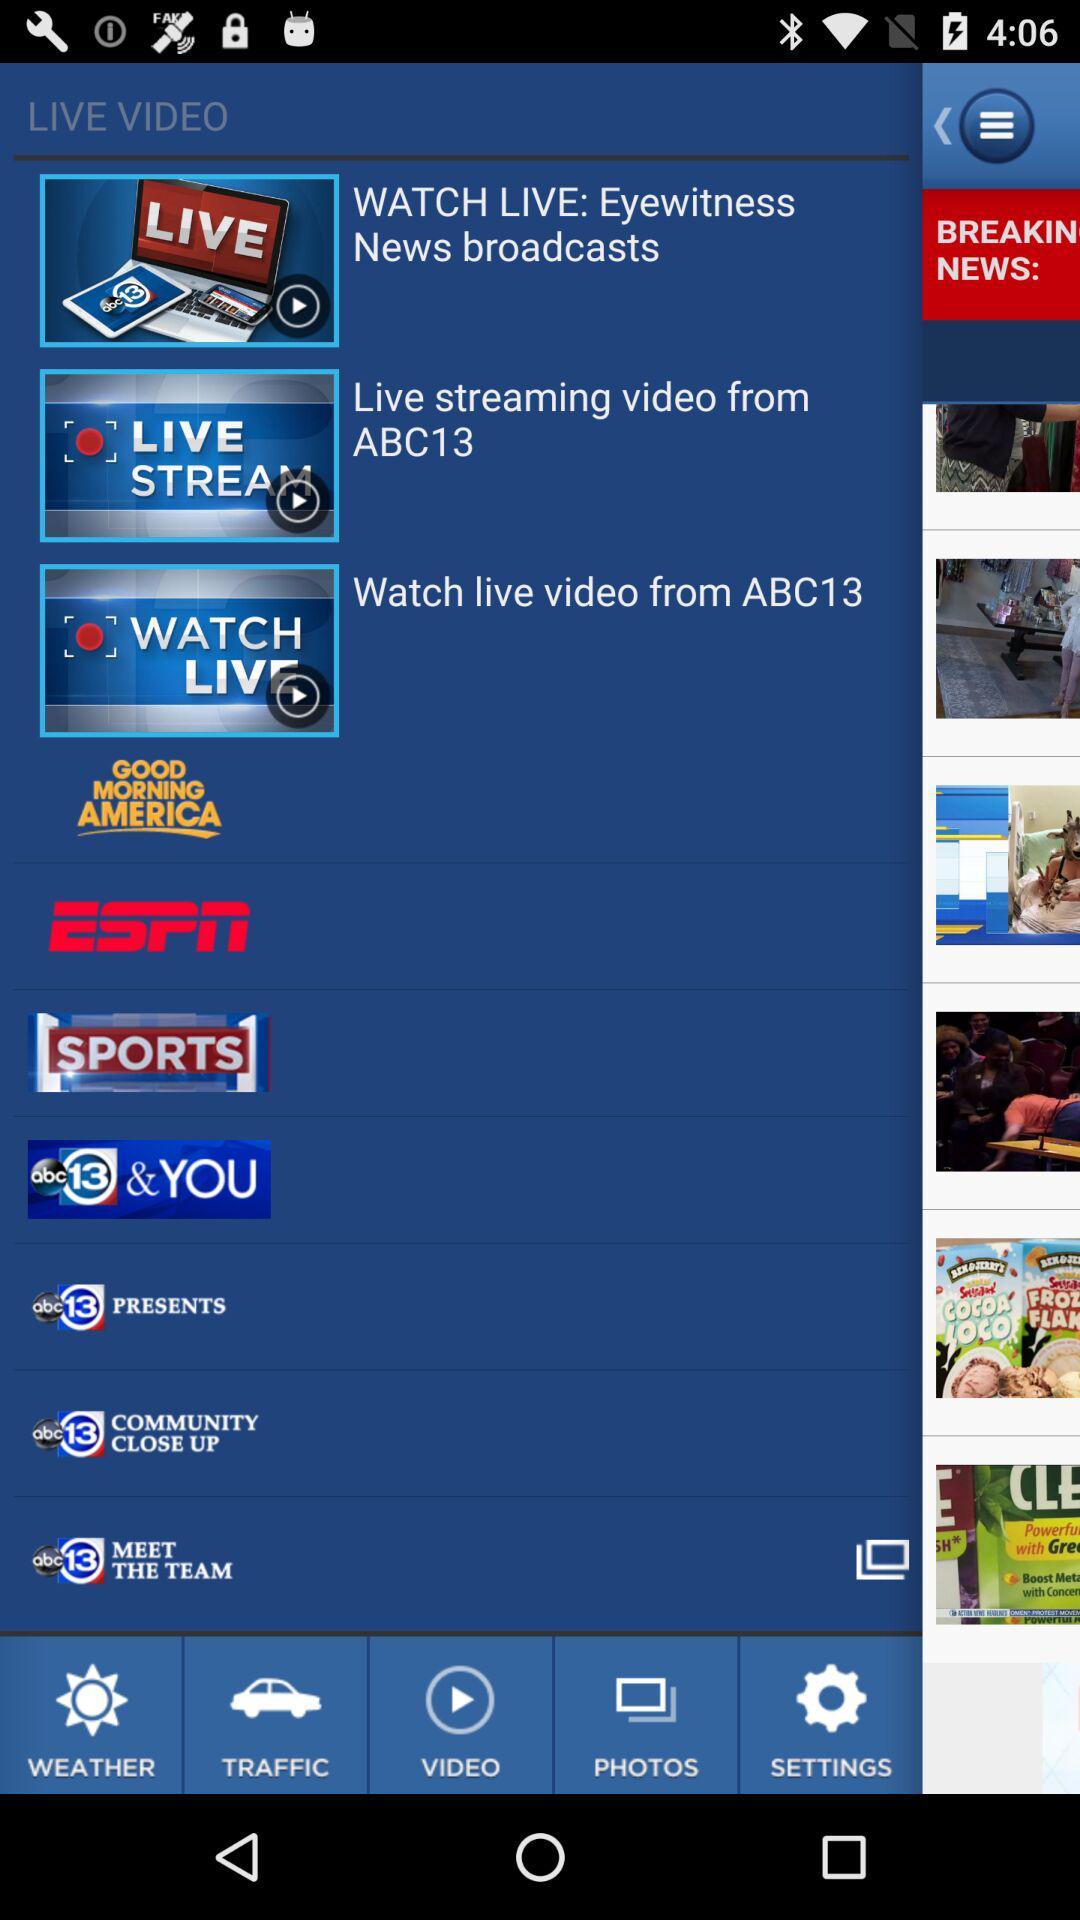  I want to click on photo feed, so click(646, 1714).